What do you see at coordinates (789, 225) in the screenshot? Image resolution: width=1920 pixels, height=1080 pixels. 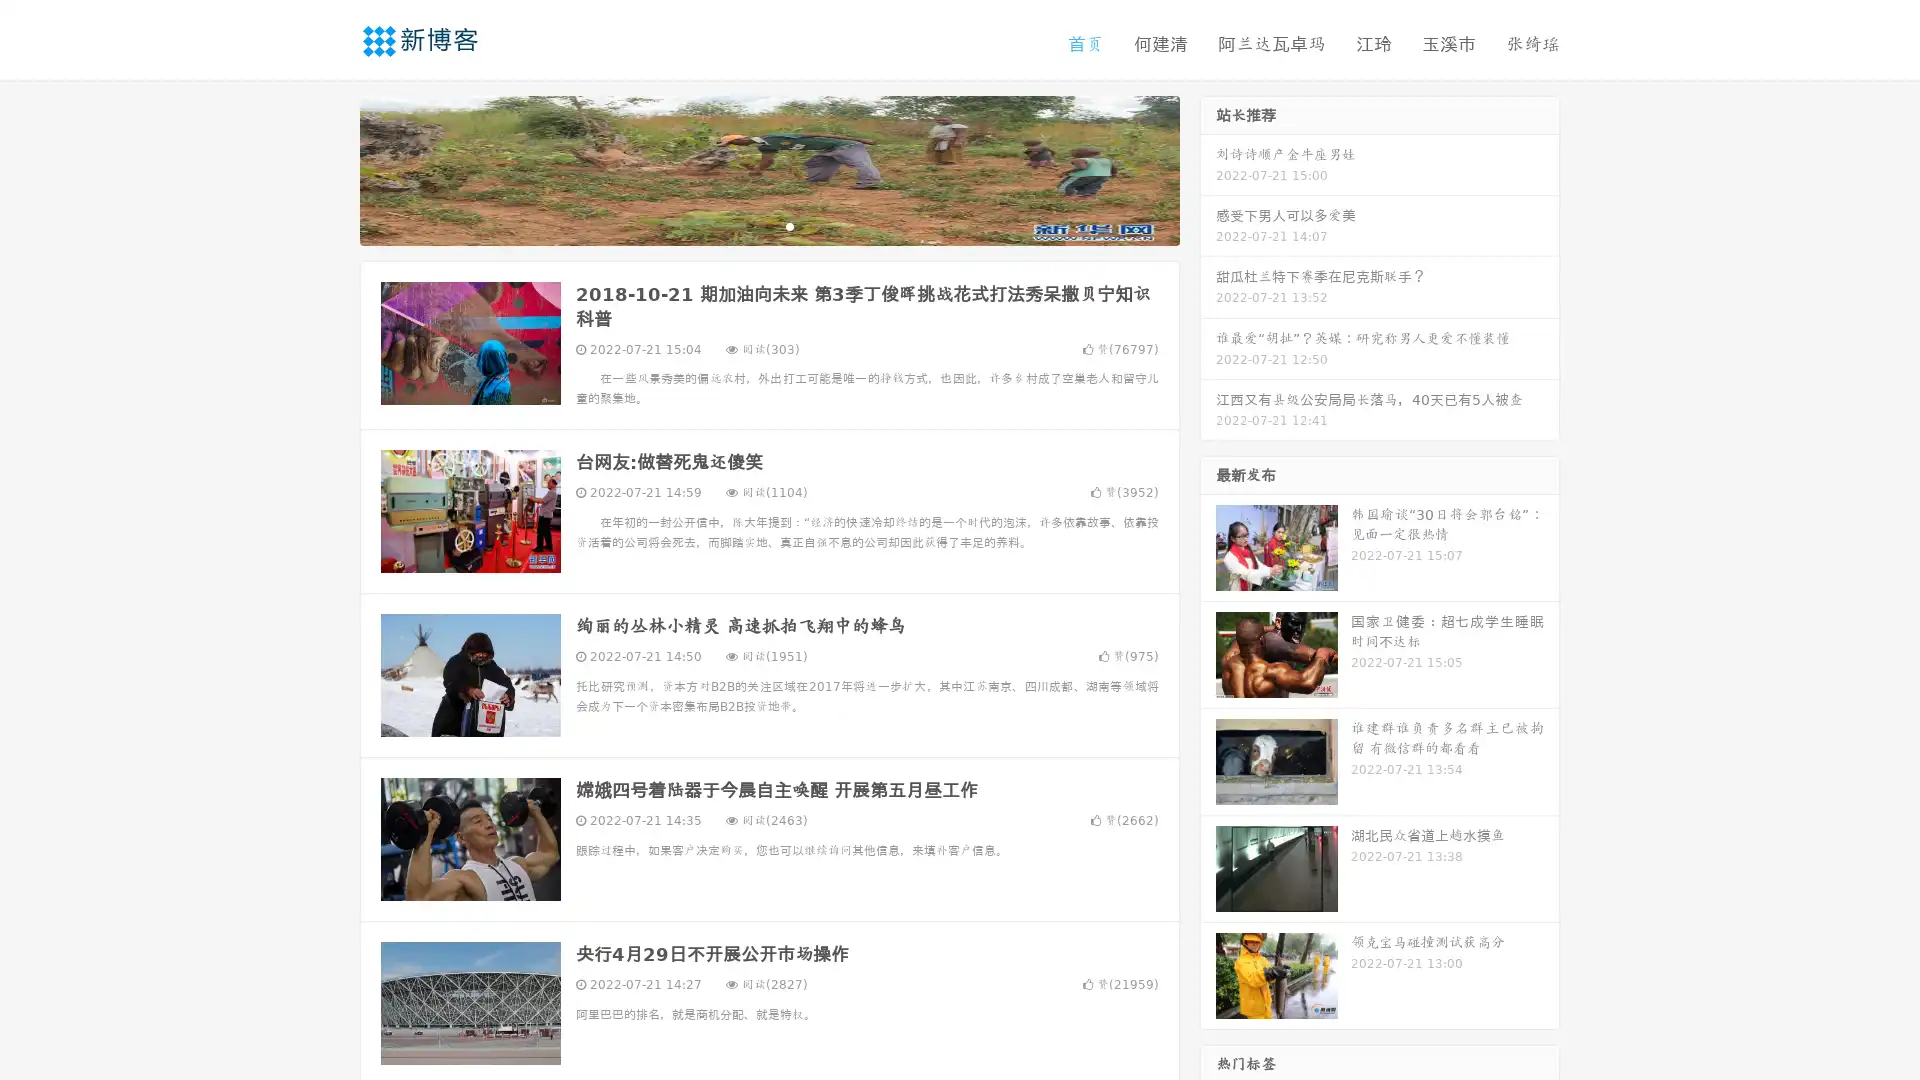 I see `Go to slide 3` at bounding box center [789, 225].